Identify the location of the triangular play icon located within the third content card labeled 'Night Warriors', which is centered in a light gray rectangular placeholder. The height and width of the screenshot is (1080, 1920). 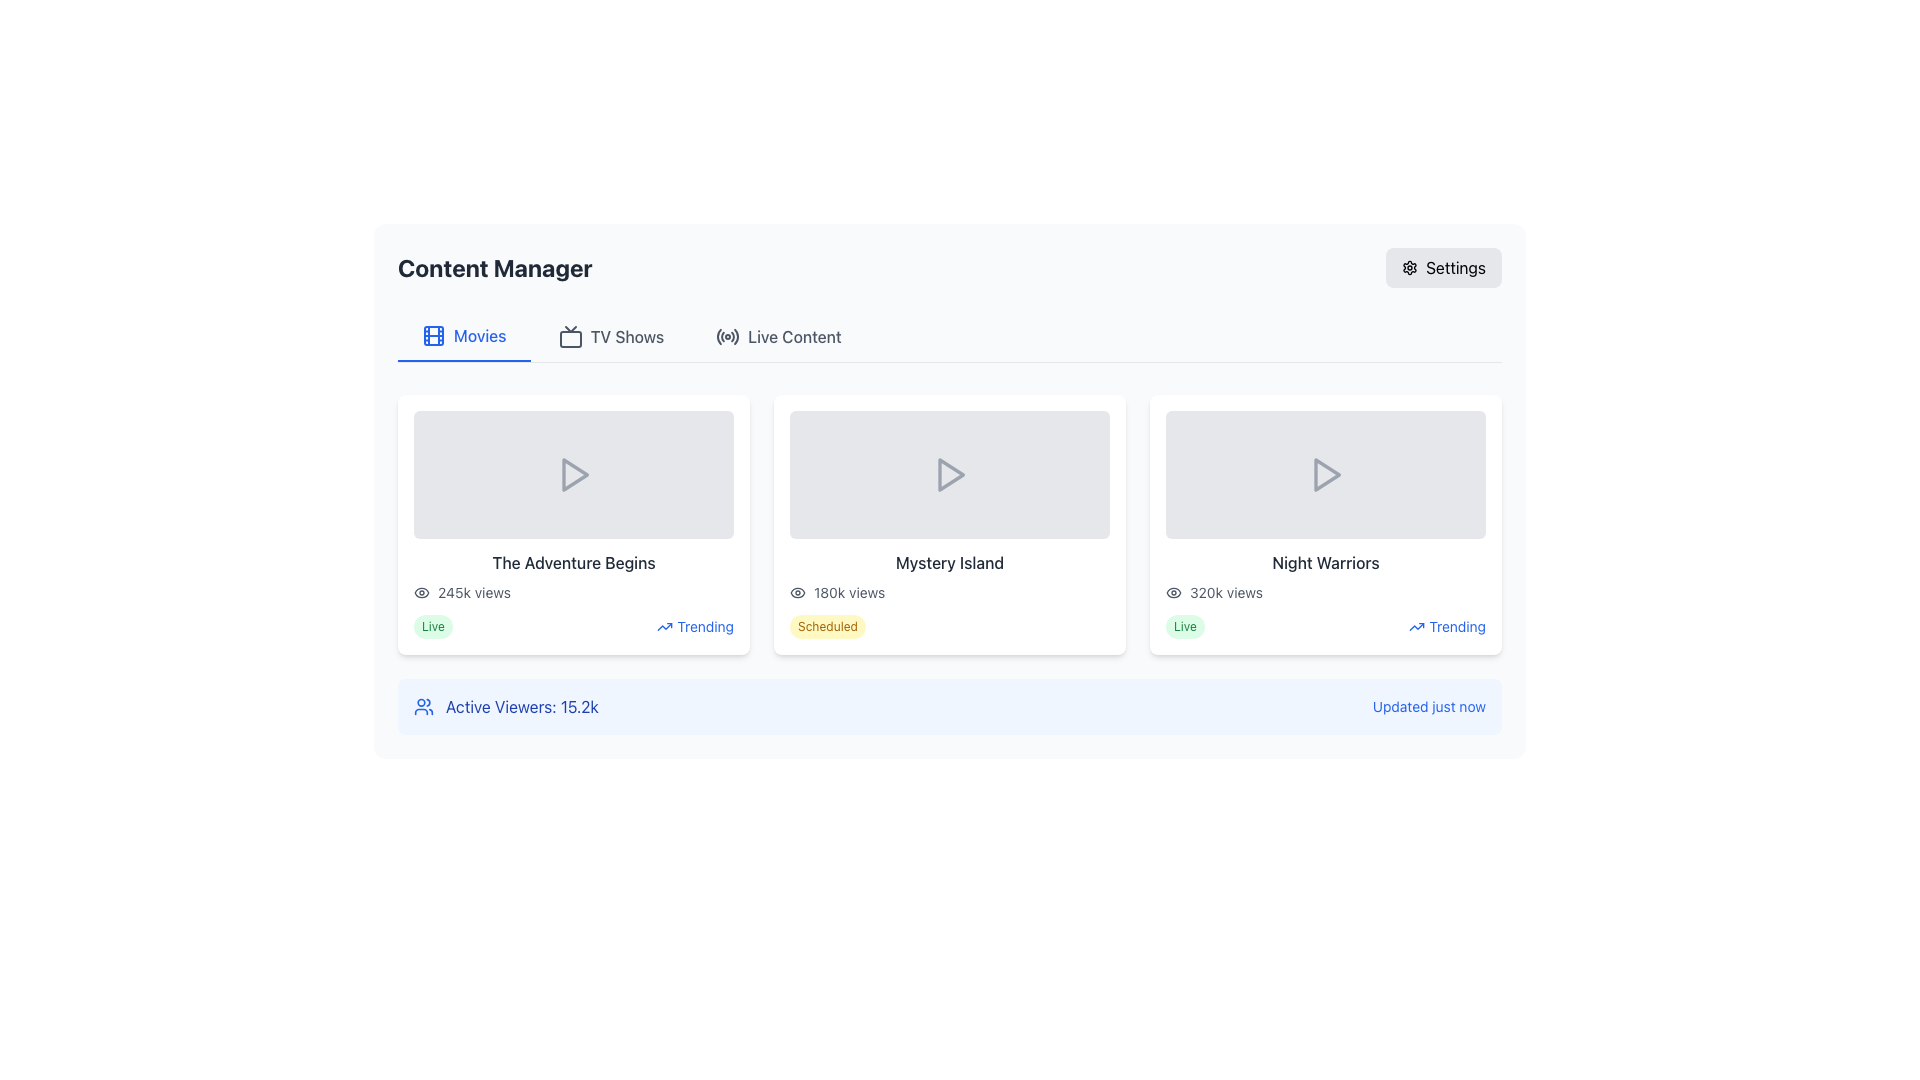
(1327, 474).